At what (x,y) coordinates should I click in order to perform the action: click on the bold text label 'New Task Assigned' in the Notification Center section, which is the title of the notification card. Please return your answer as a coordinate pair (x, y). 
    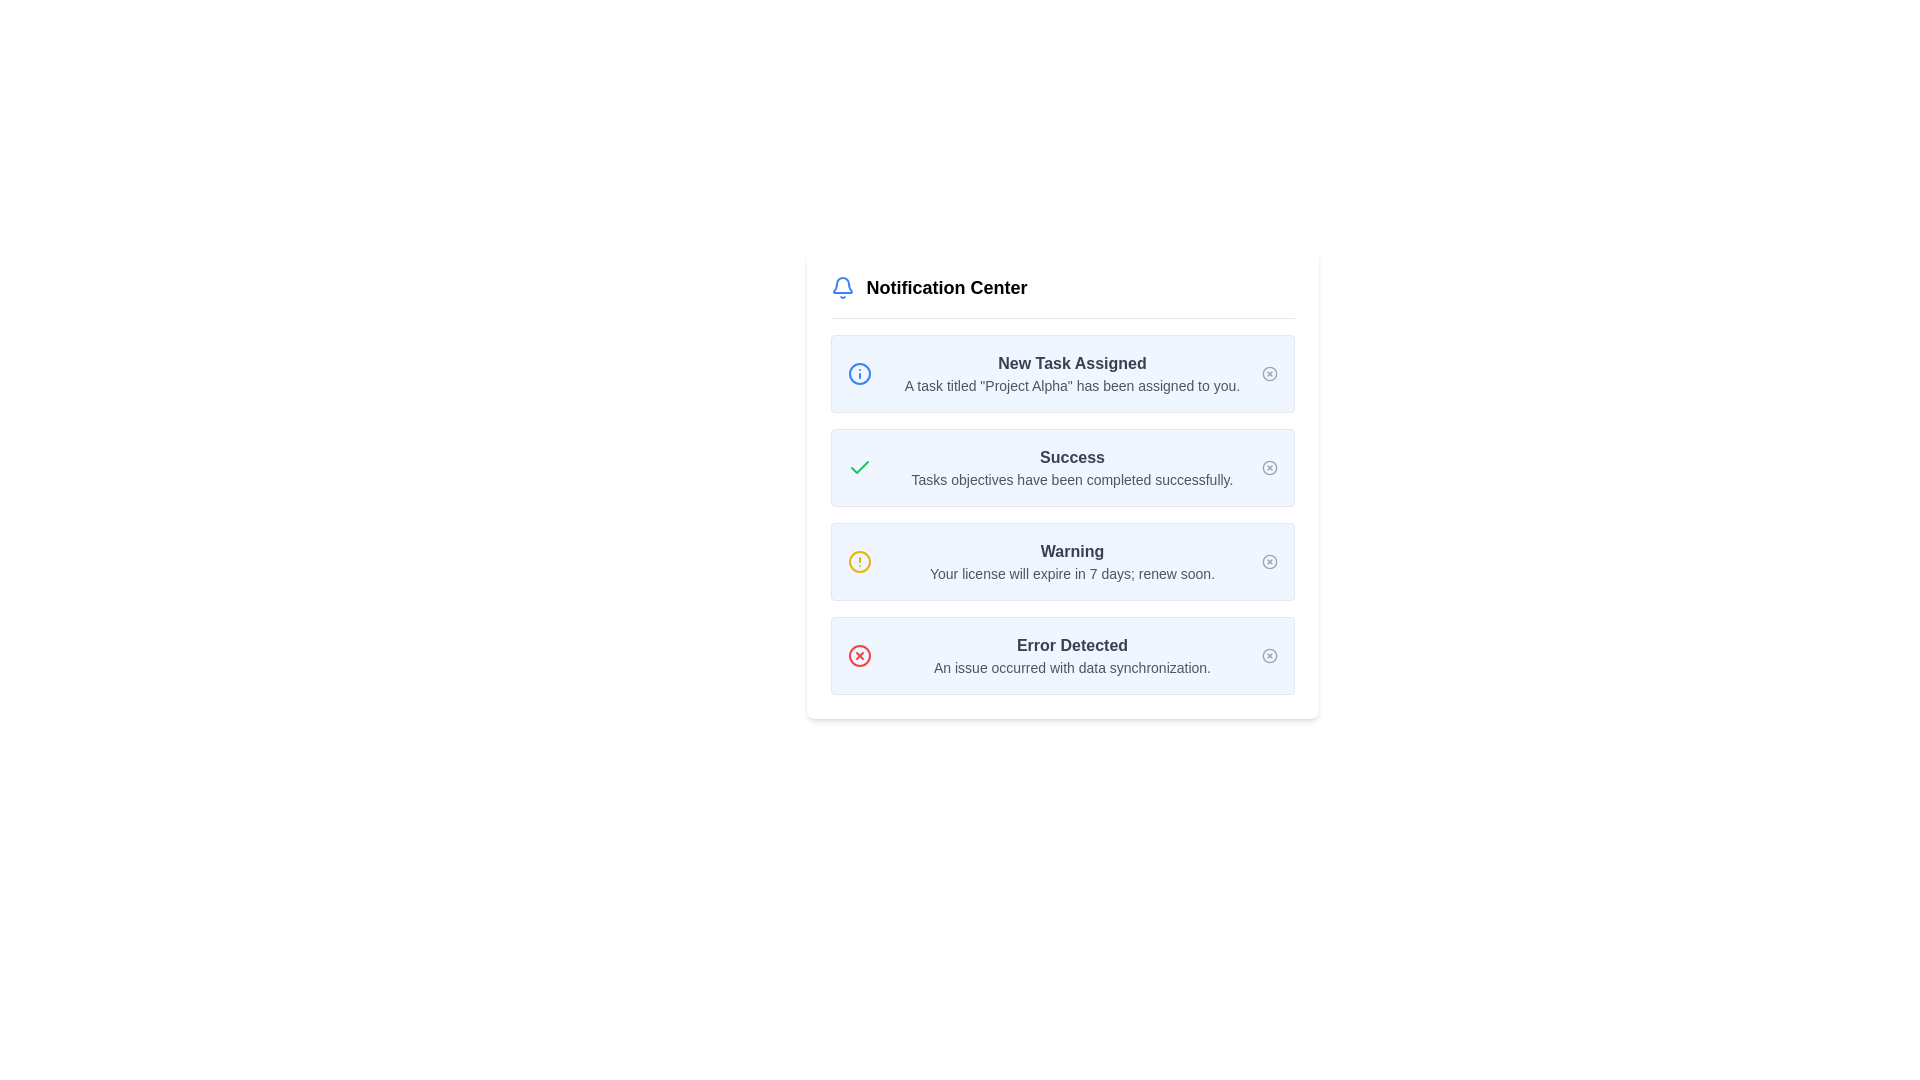
    Looking at the image, I should click on (1071, 363).